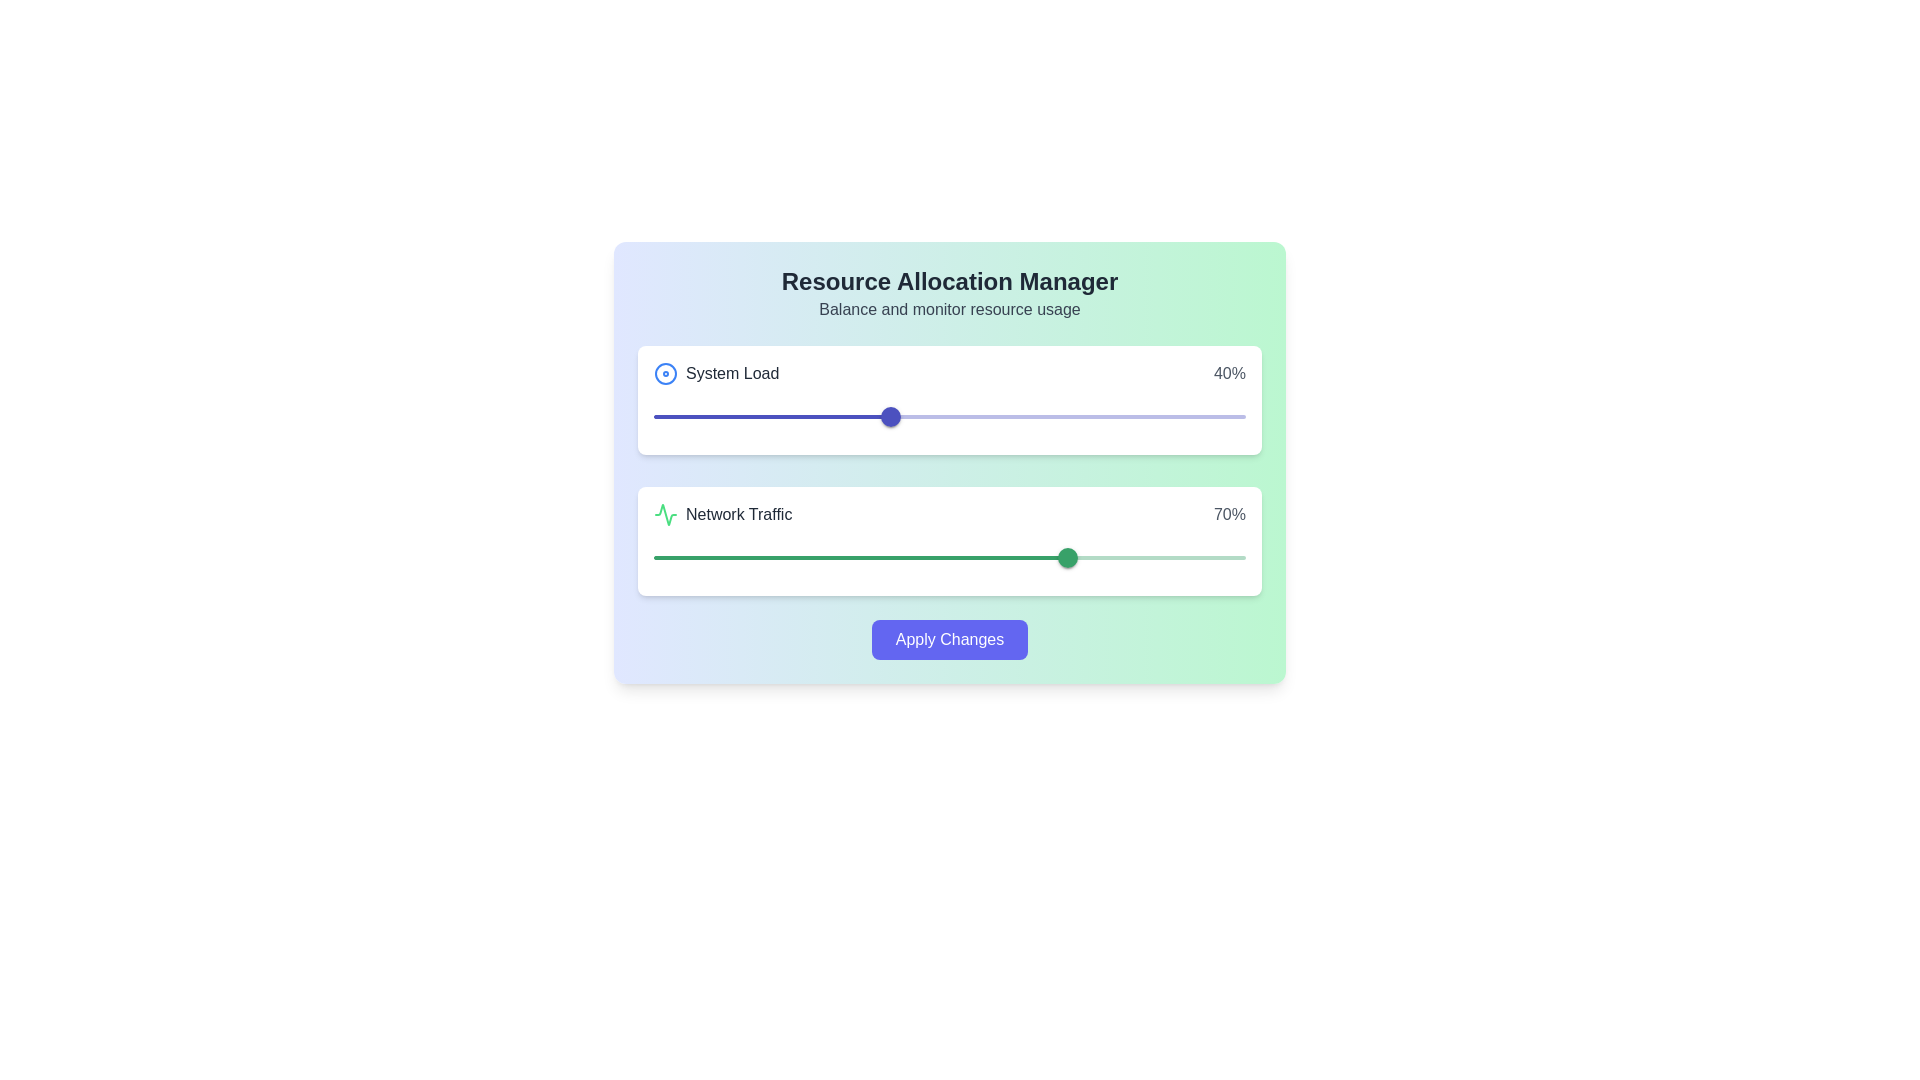 The image size is (1920, 1080). What do you see at coordinates (904, 558) in the screenshot?
I see `the slider` at bounding box center [904, 558].